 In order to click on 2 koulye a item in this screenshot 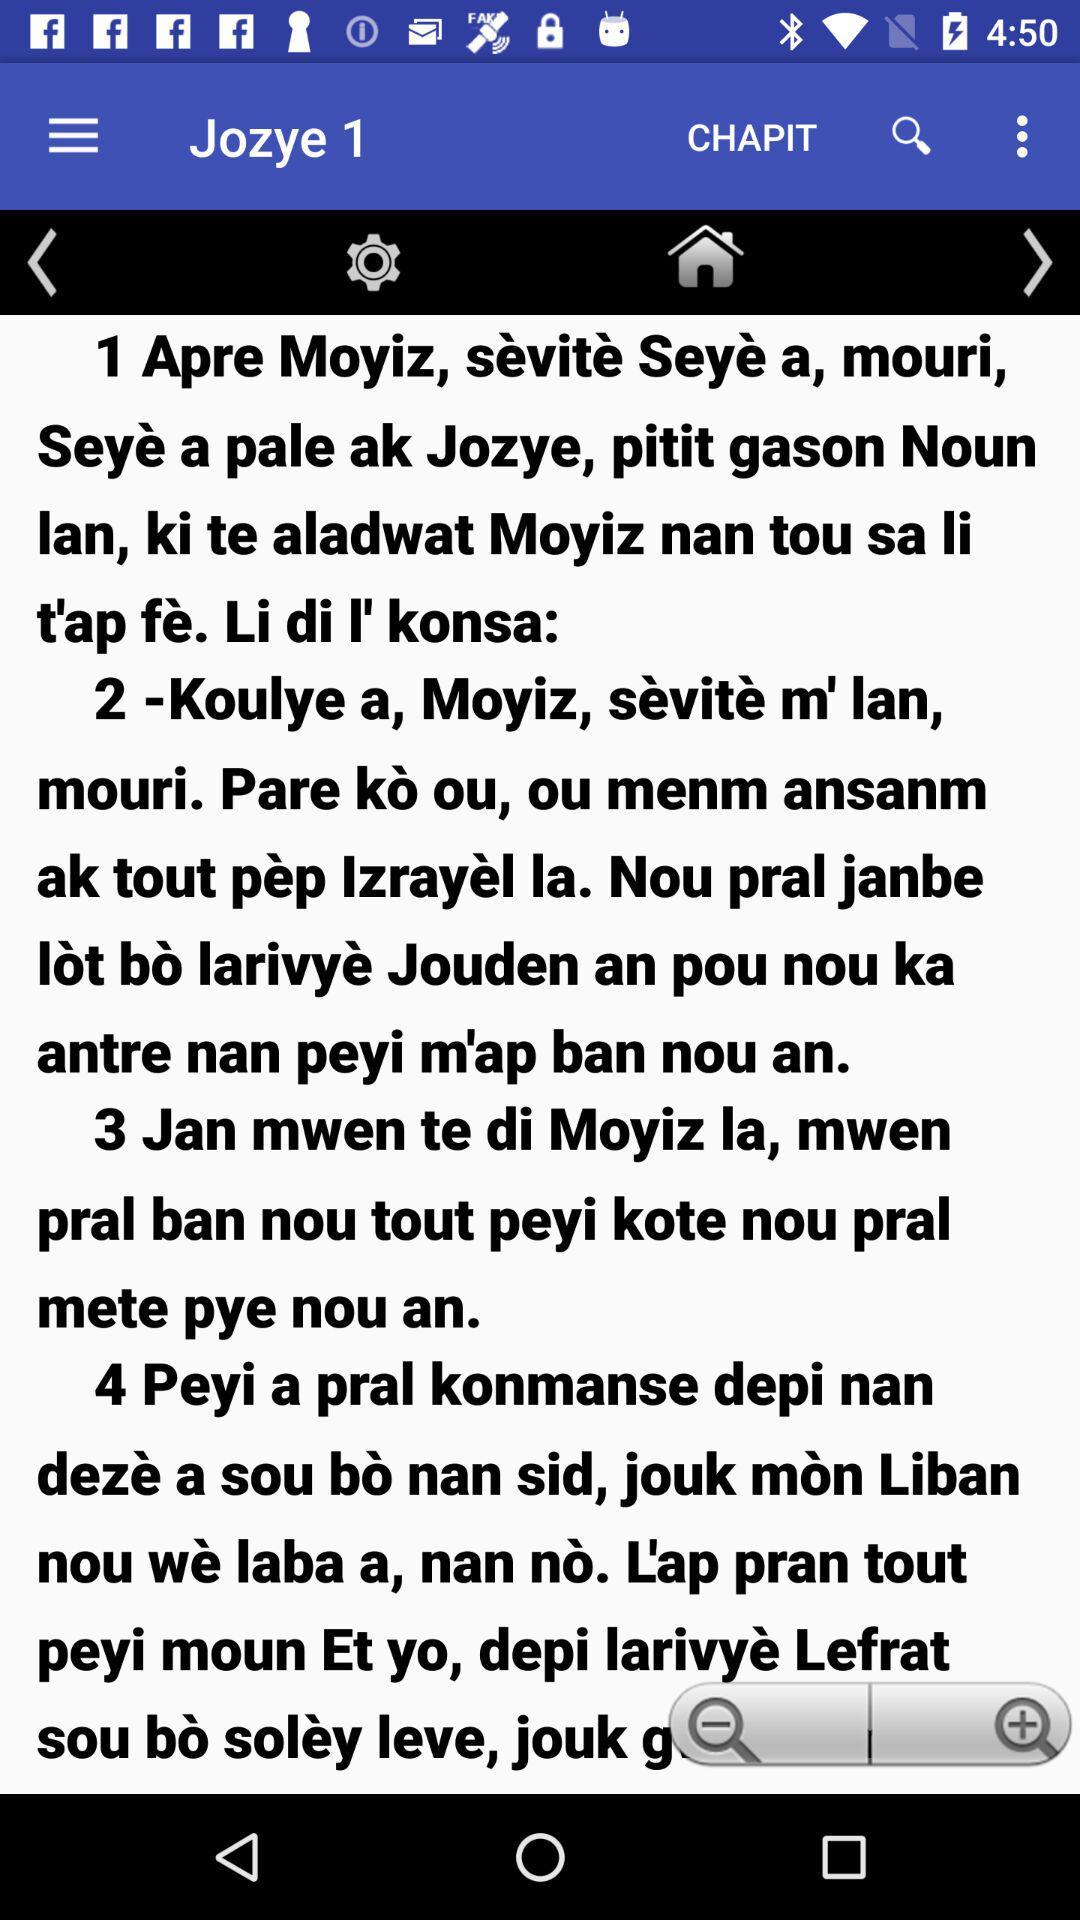, I will do `click(540, 873)`.